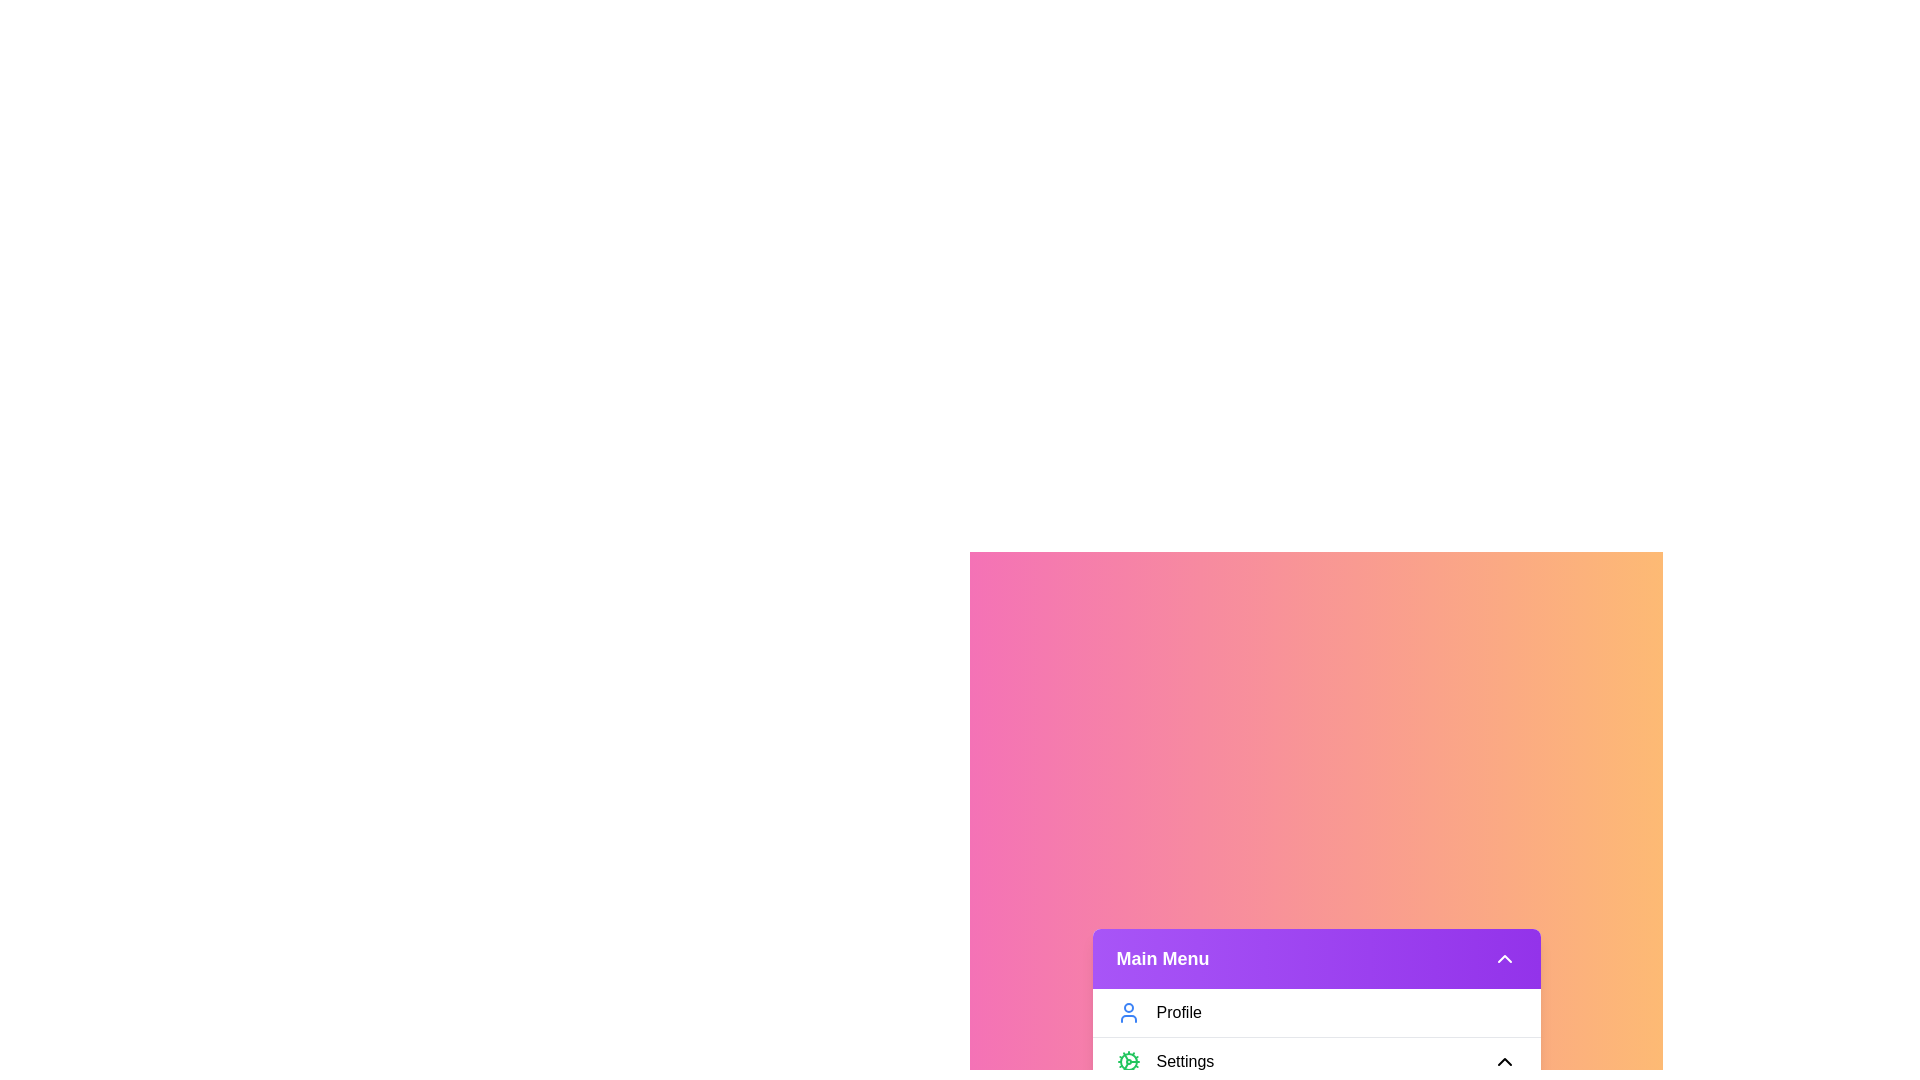  I want to click on the upward-pointing chevron-shaped arrow icon in black located to the far-right side of the 'Settings' menu item in the dropdown under the 'Main Menu' section, so click(1504, 1060).